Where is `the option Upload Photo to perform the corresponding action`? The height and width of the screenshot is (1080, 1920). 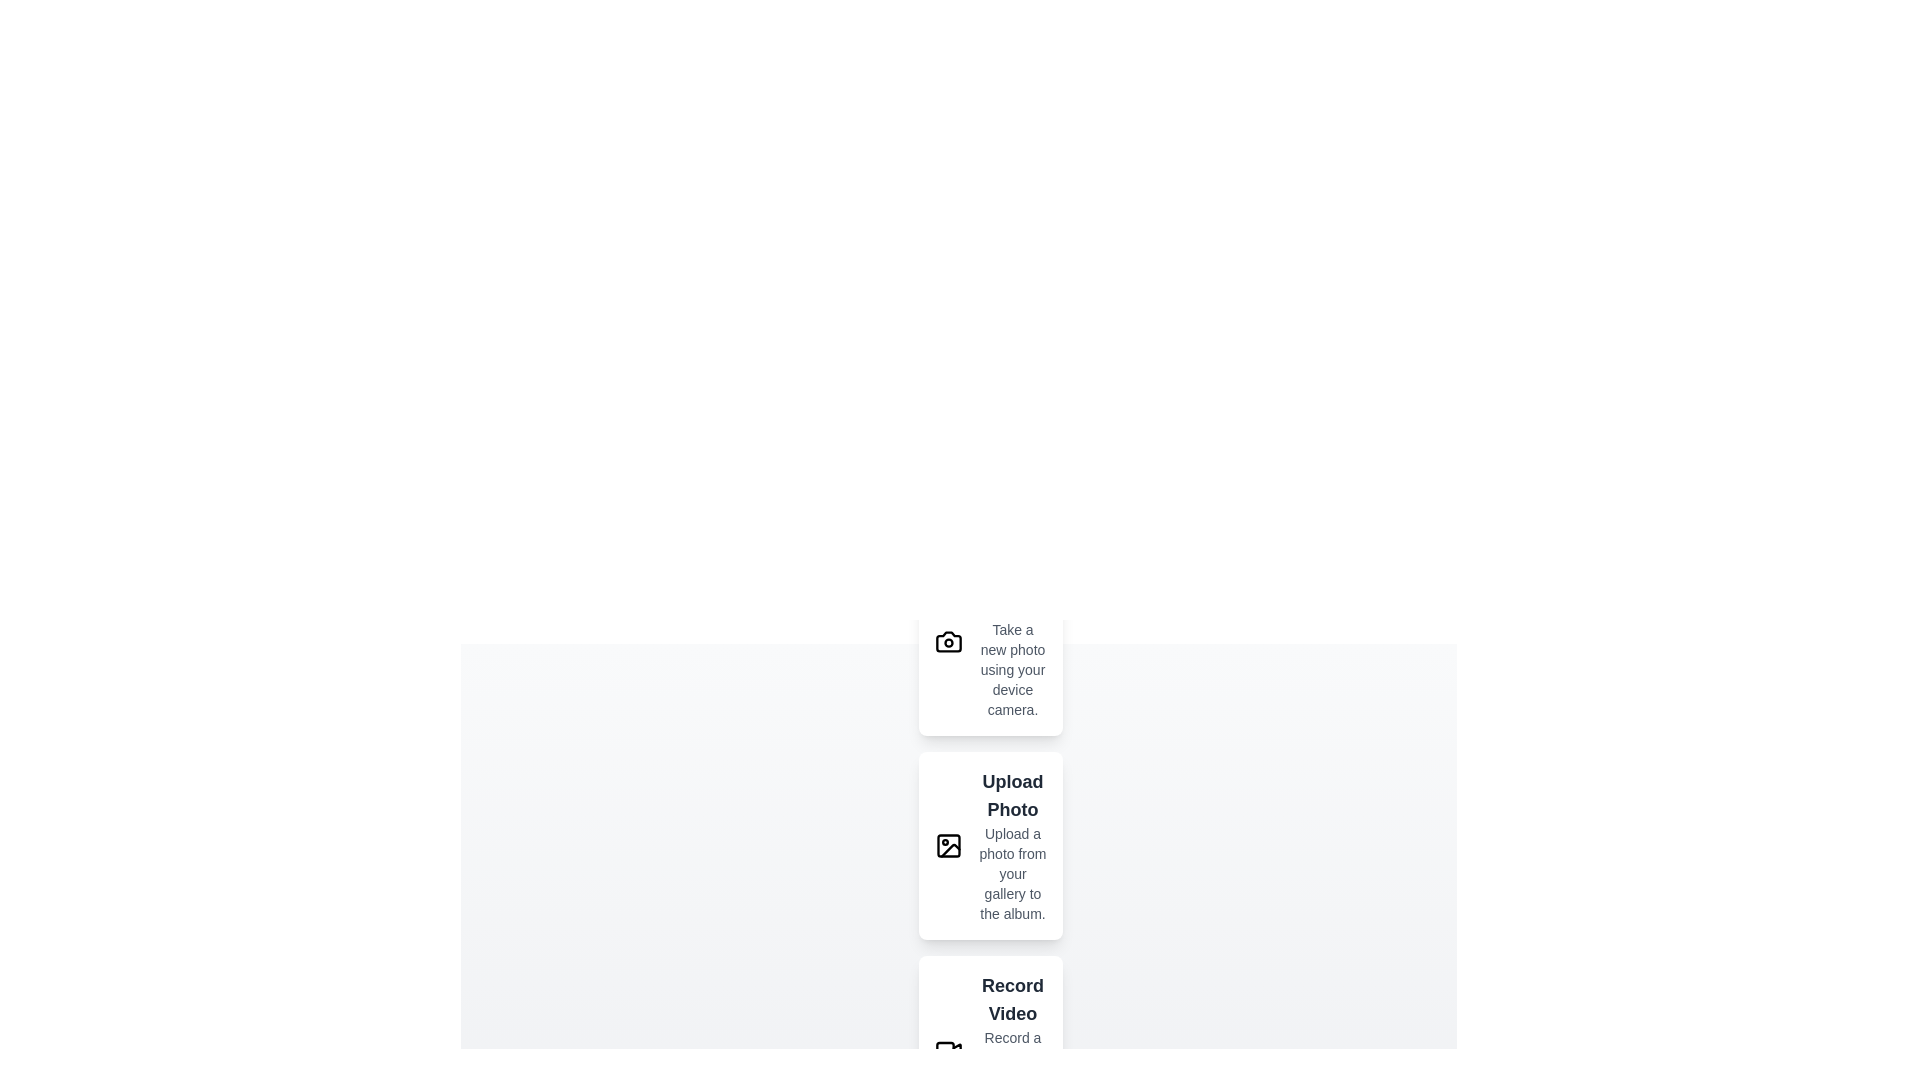 the option Upload Photo to perform the corresponding action is located at coordinates (948, 845).